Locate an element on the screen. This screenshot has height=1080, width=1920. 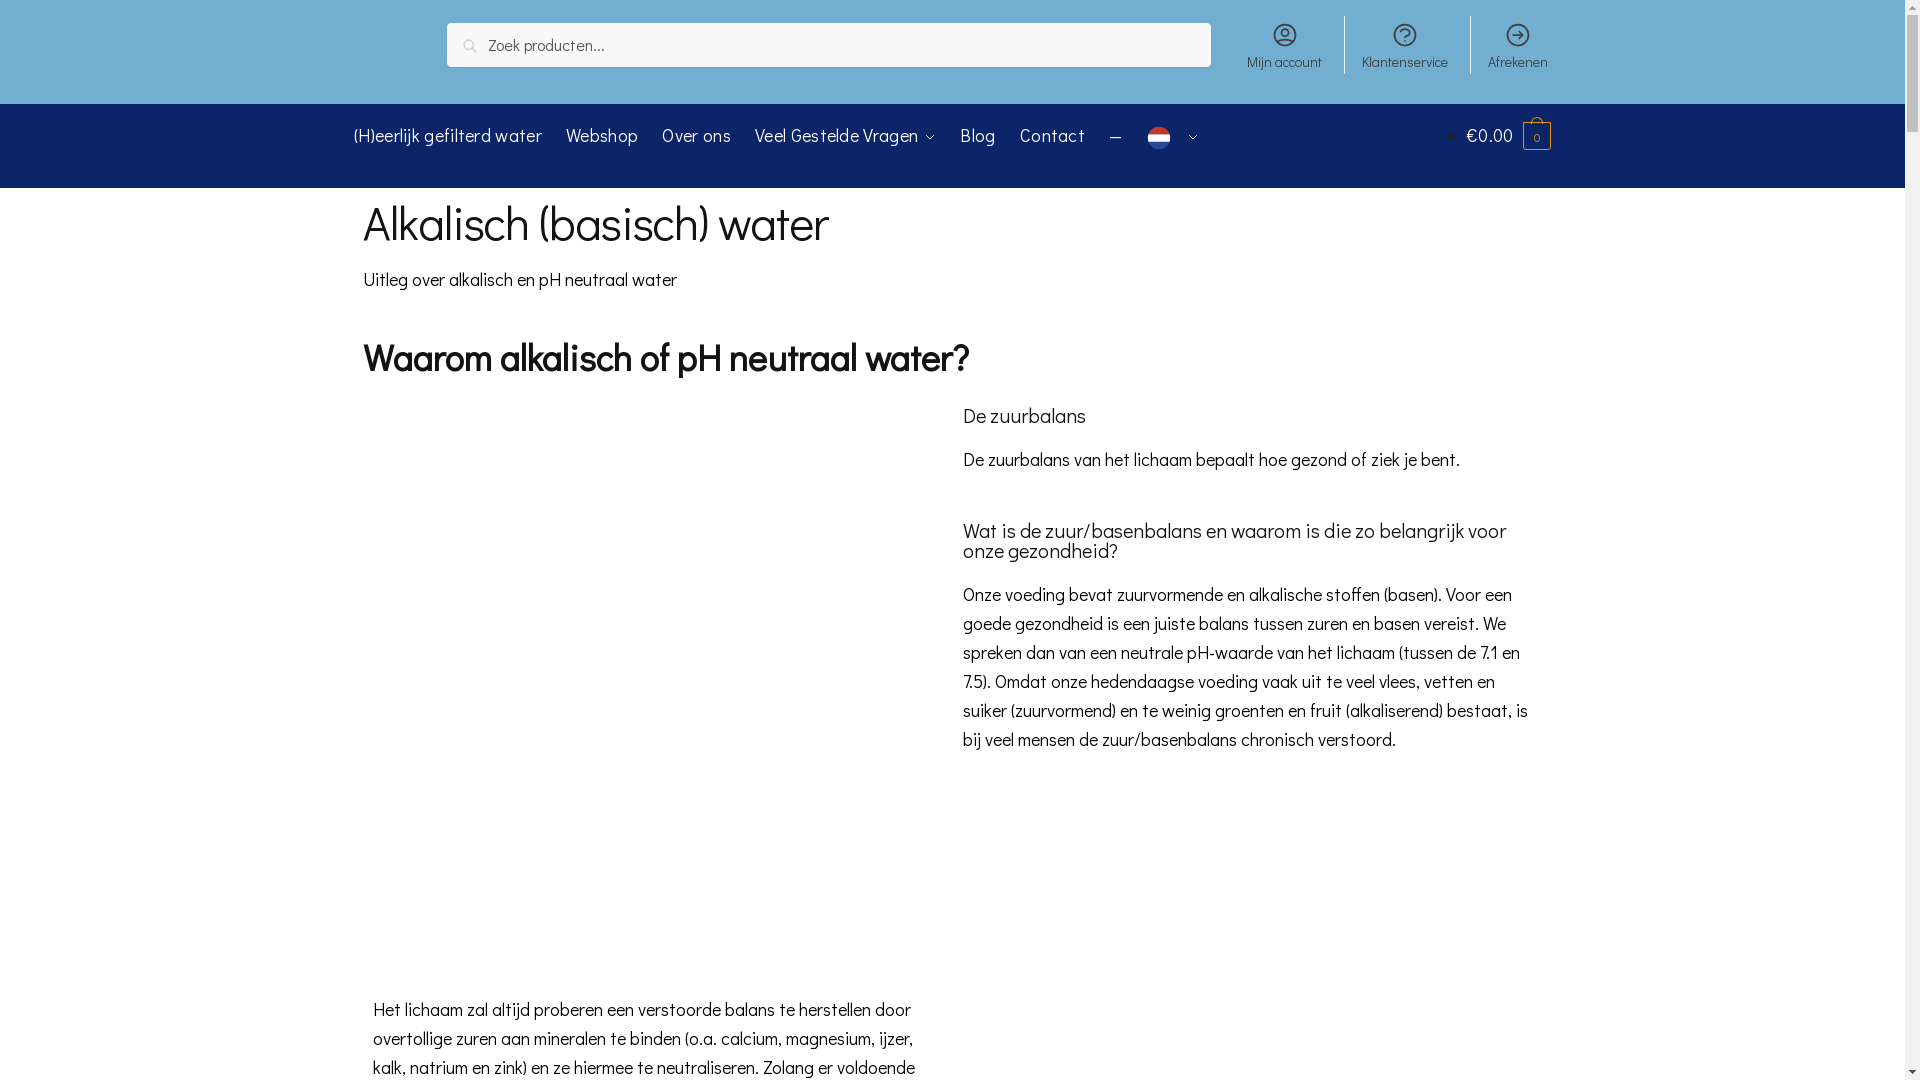
'(H)eerlijk gefilterd water' is located at coordinates (451, 135).